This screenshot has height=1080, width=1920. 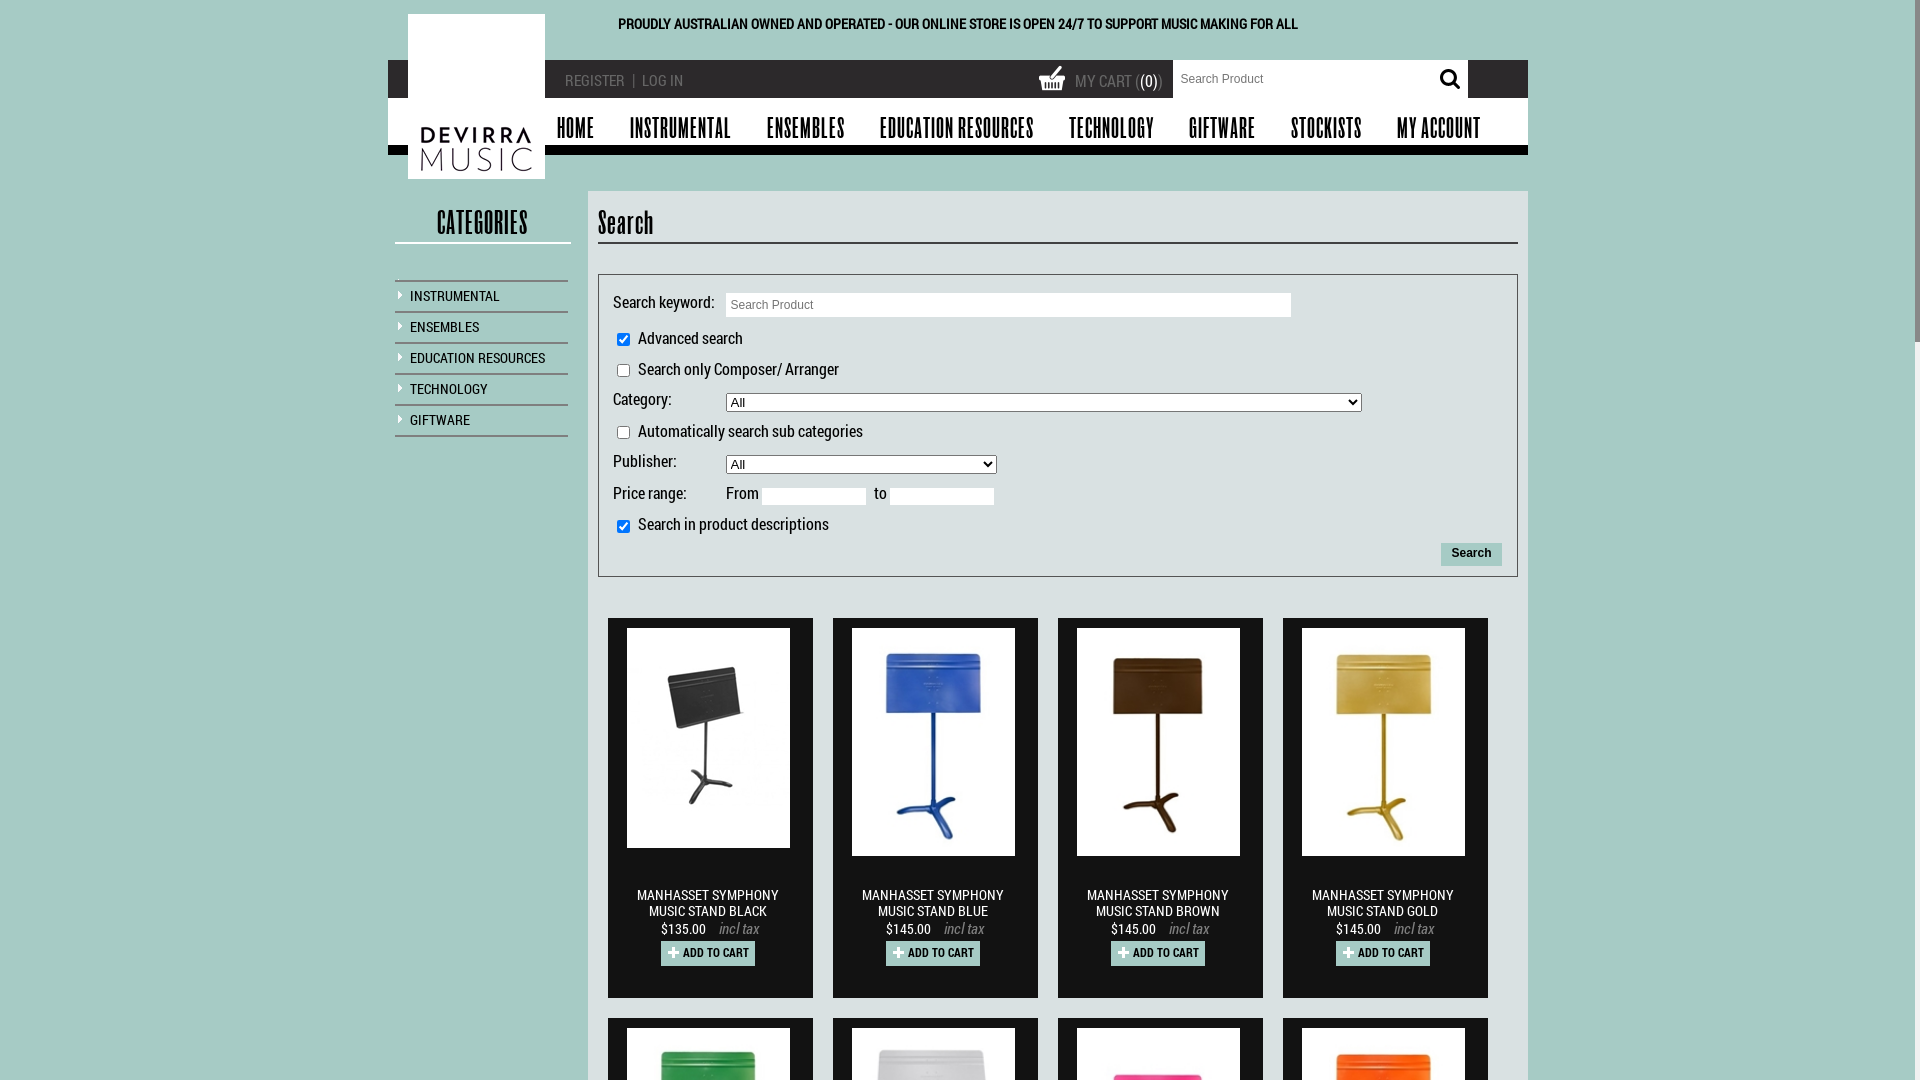 What do you see at coordinates (454, 295) in the screenshot?
I see `'INSTRUMENTAL'` at bounding box center [454, 295].